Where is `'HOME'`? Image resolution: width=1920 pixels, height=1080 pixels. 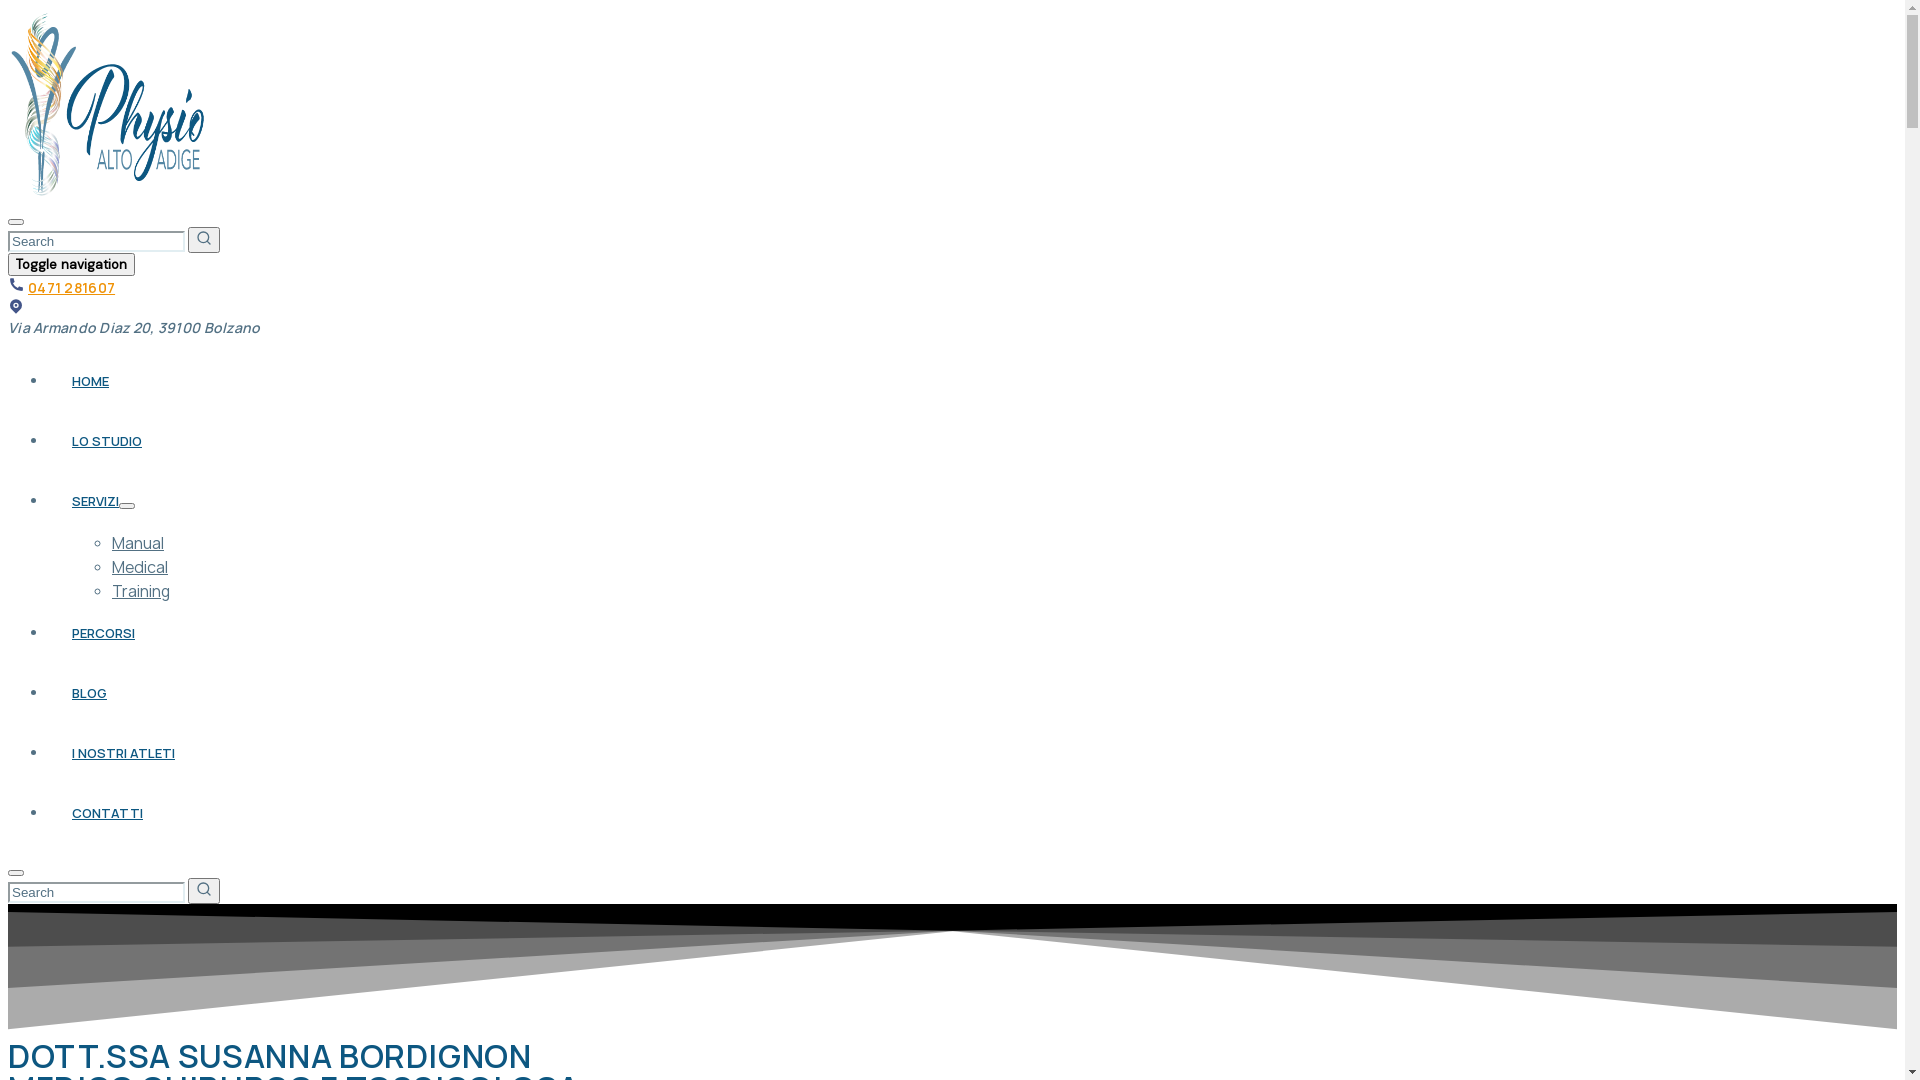 'HOME' is located at coordinates (89, 381).